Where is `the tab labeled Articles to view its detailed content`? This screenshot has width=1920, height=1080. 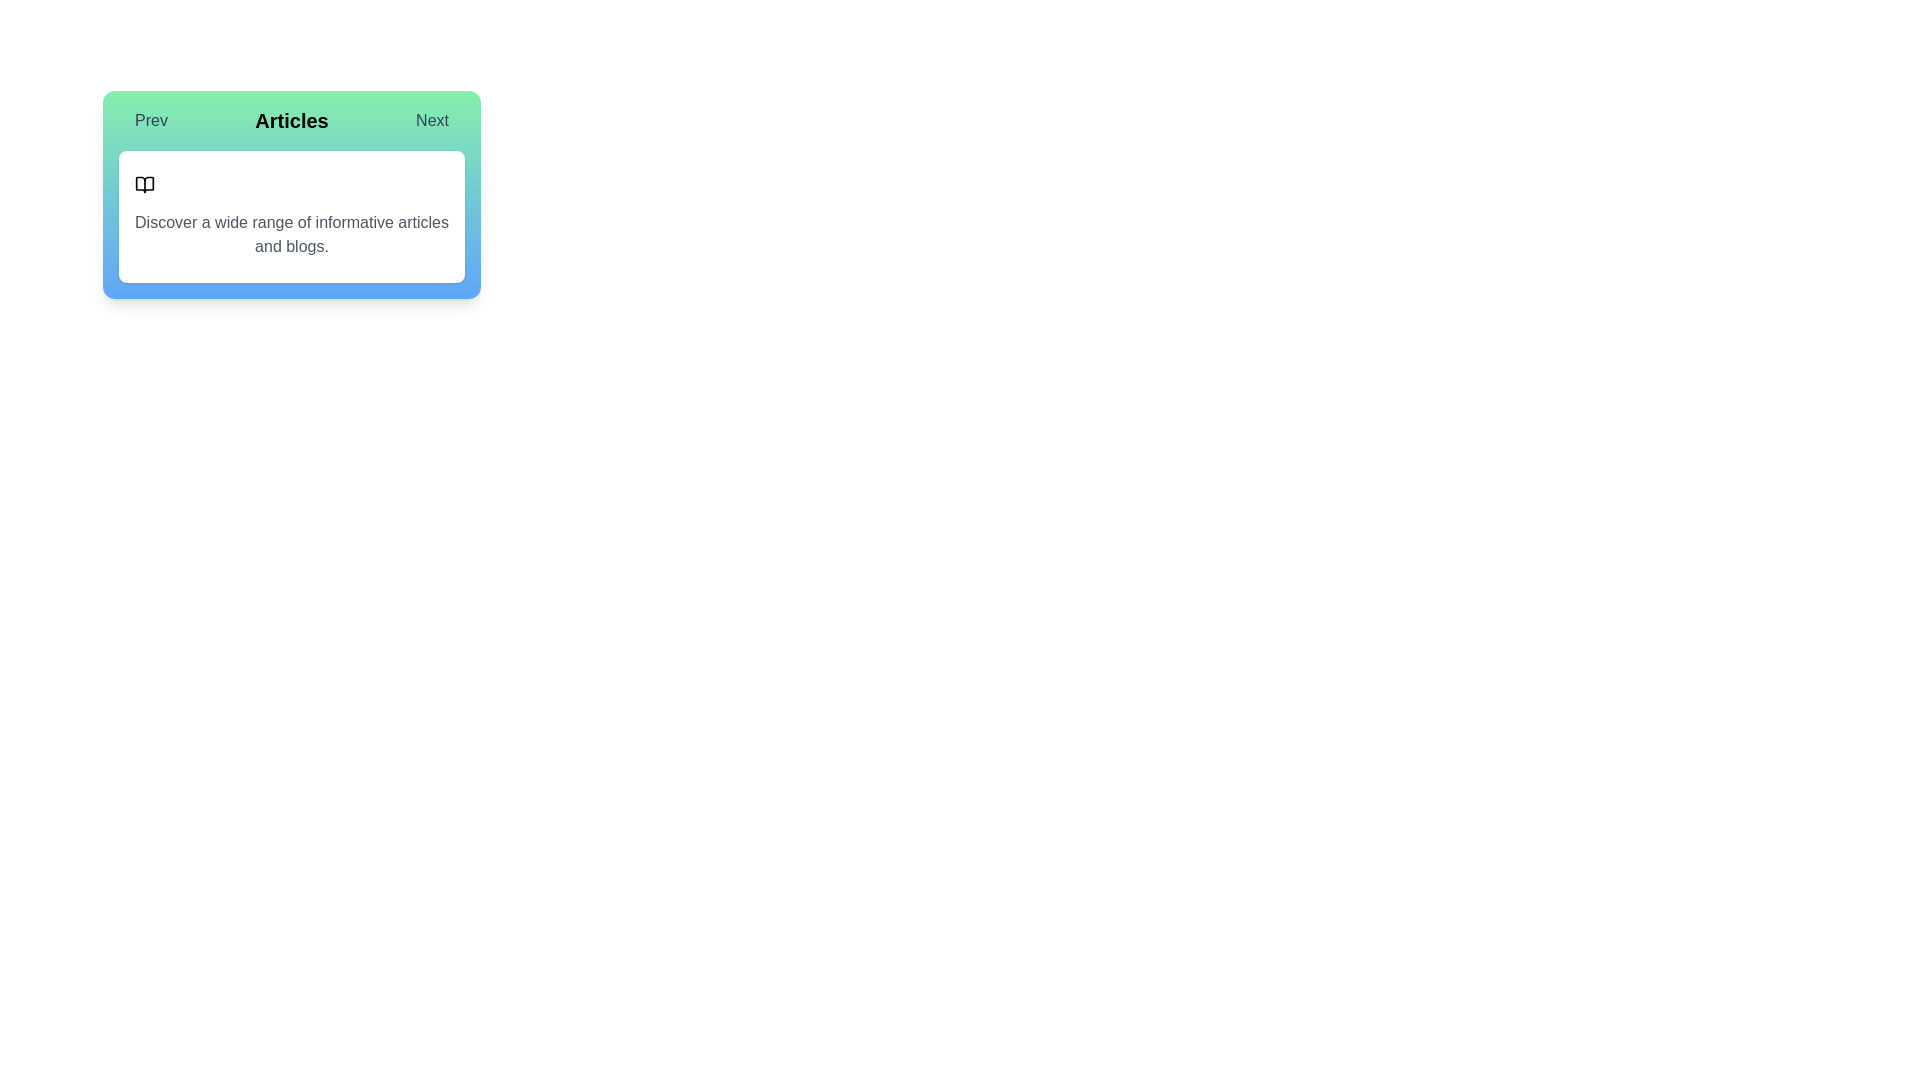
the tab labeled Articles to view its detailed content is located at coordinates (291, 120).